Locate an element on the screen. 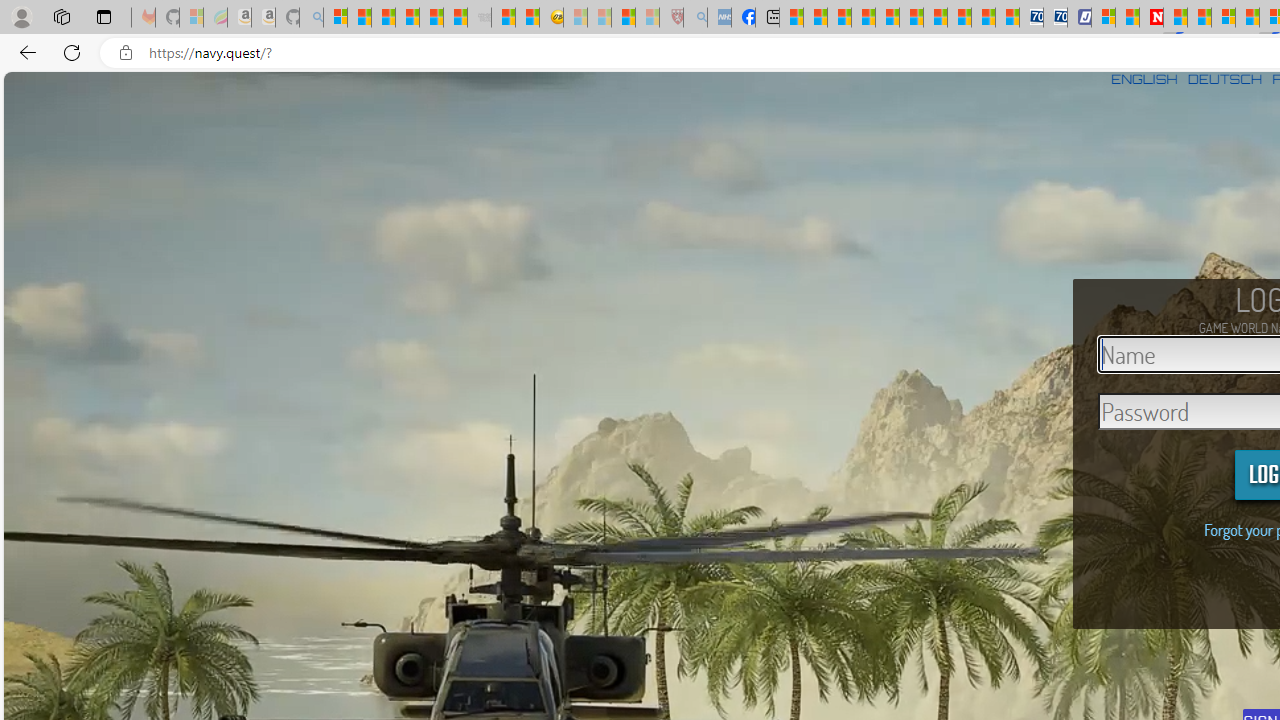 The image size is (1280, 720). 'New Report Confirms 2023 Was Record Hot | Watch' is located at coordinates (430, 17).